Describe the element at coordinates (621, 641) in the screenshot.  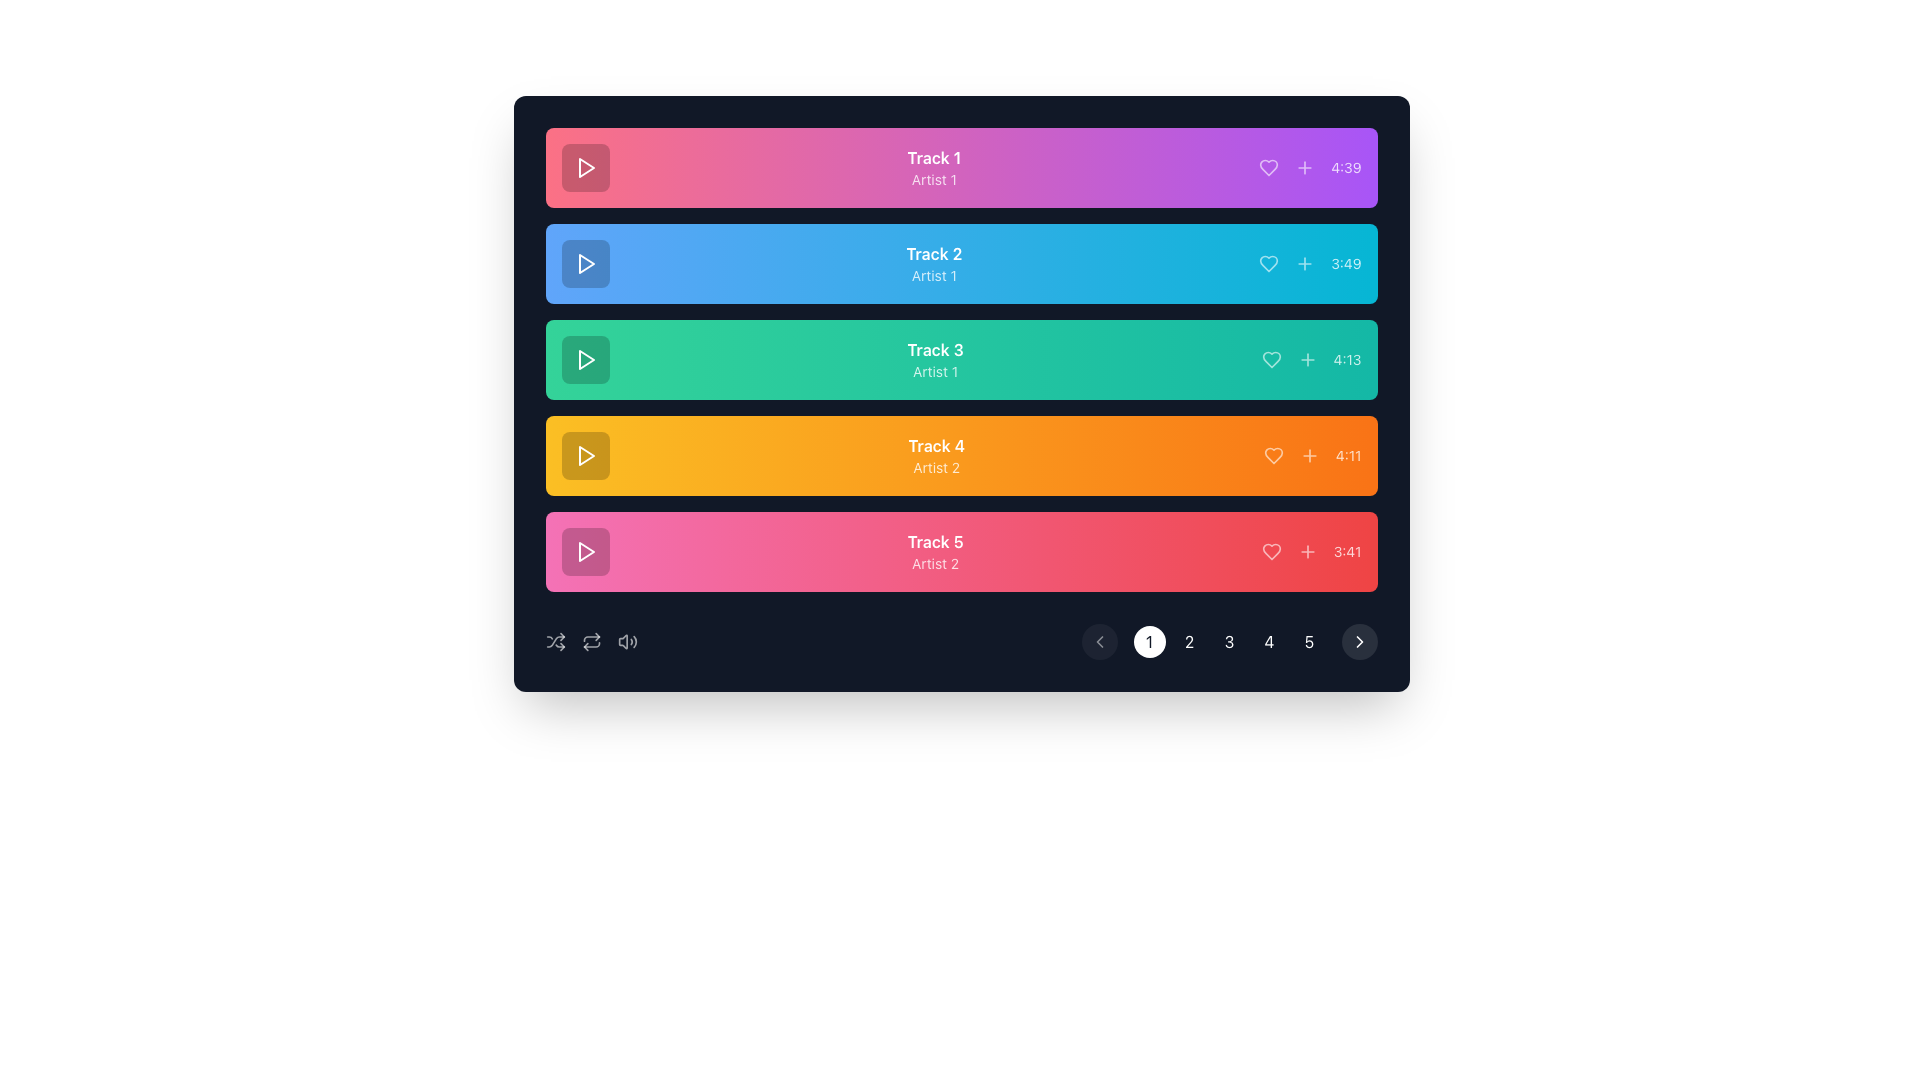
I see `the volume adjustment icon located in the bottom control bar of the audio player interface` at that location.